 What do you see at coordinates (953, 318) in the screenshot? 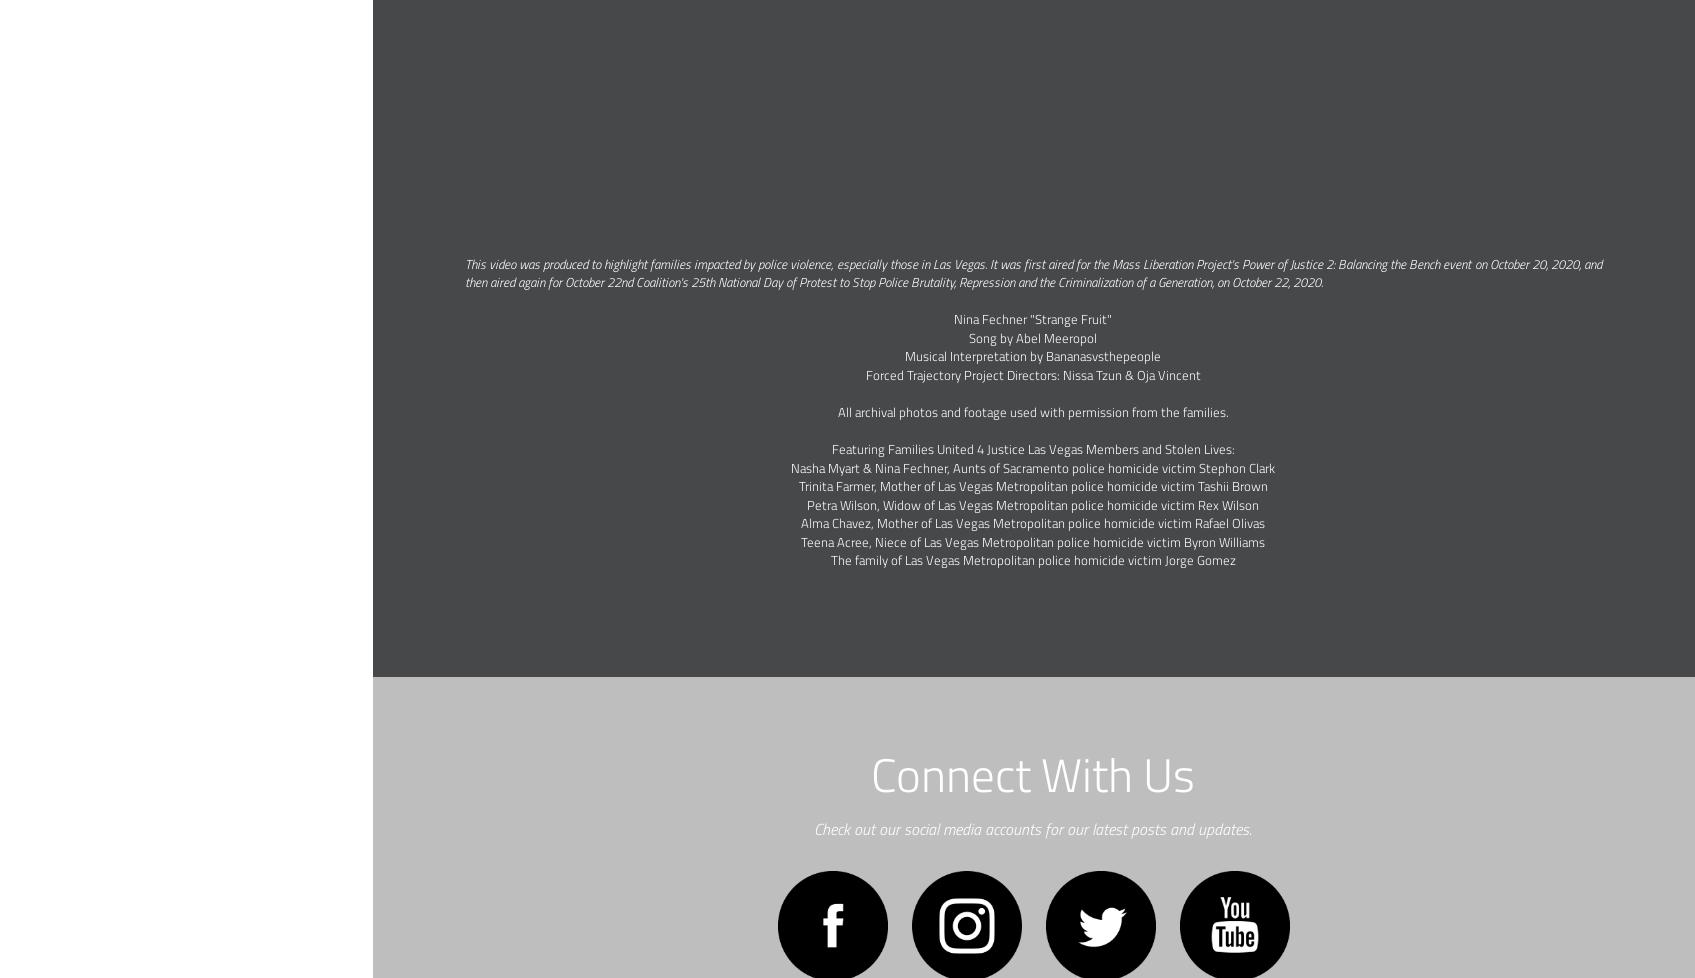
I see `'Nina Fechner "Strange Fruit"'` at bounding box center [953, 318].